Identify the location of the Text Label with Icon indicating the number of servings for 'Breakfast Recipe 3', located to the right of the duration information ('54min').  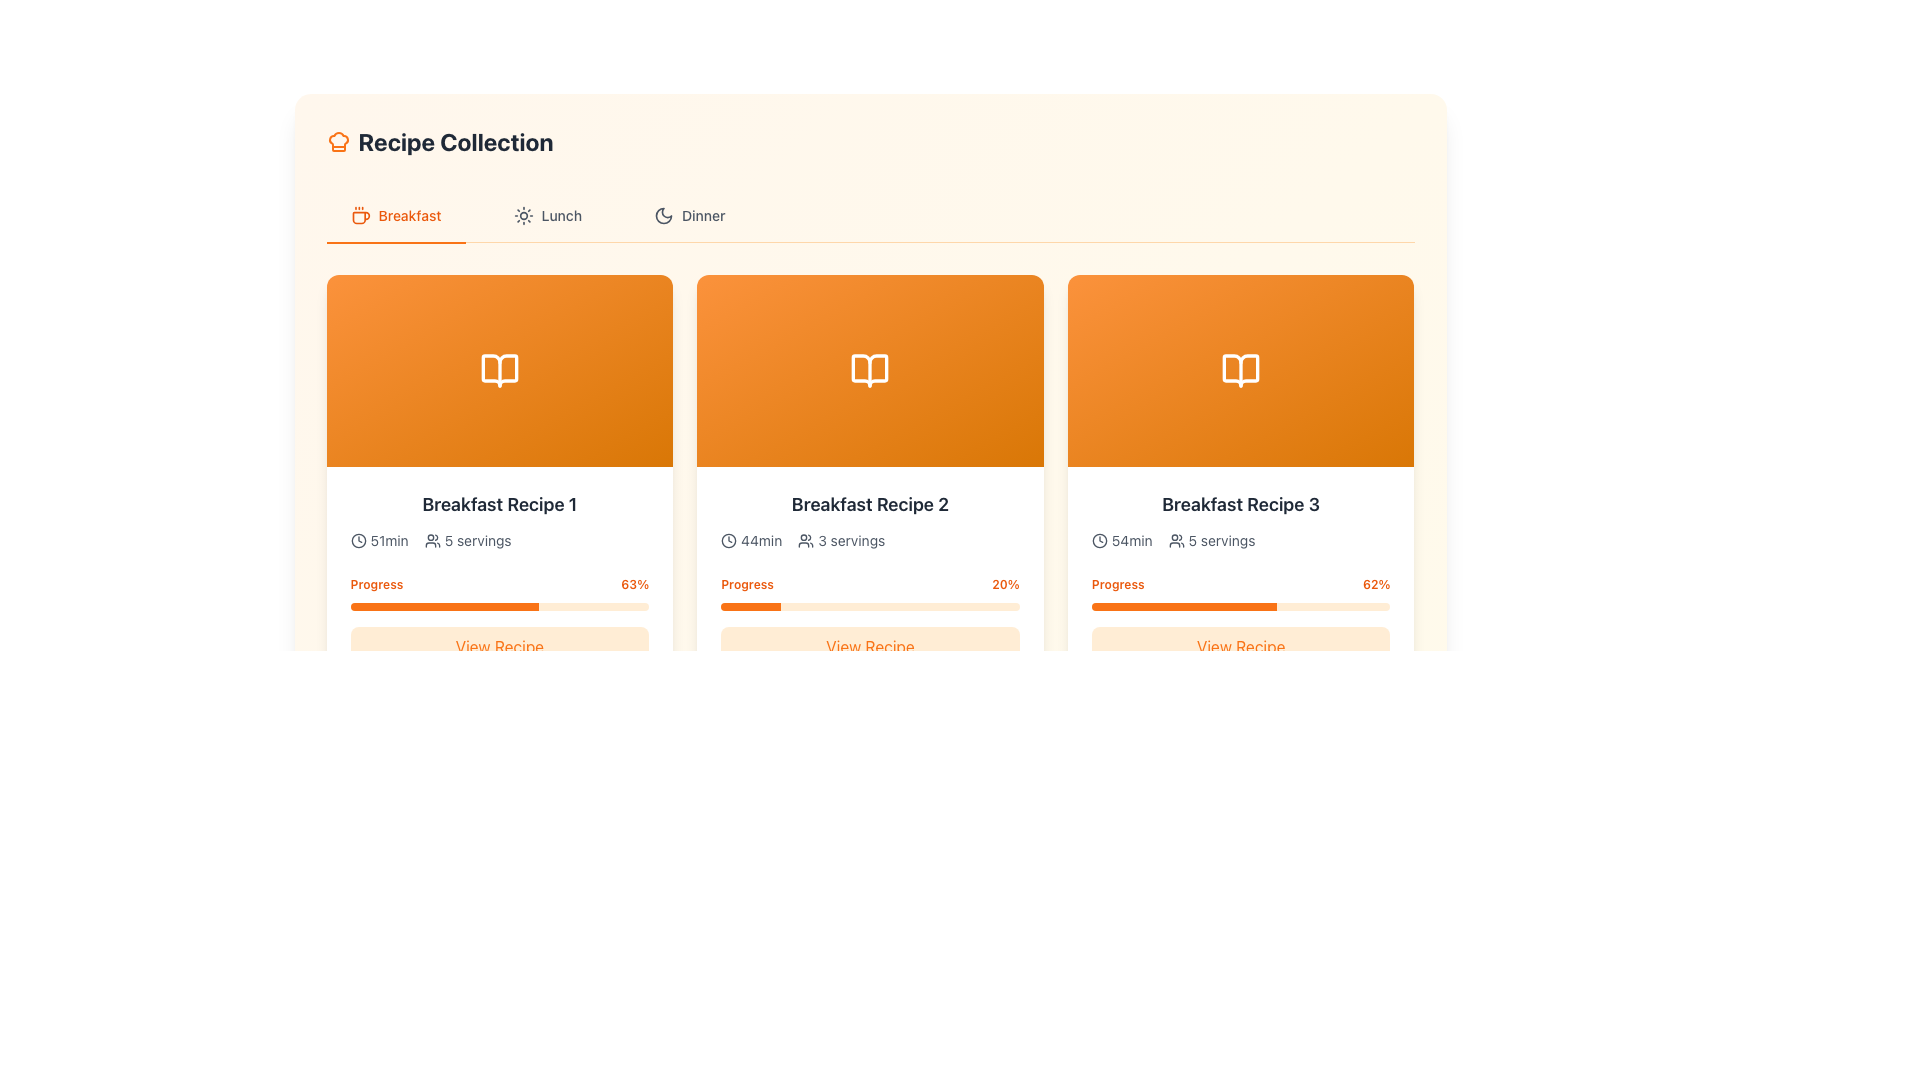
(1211, 540).